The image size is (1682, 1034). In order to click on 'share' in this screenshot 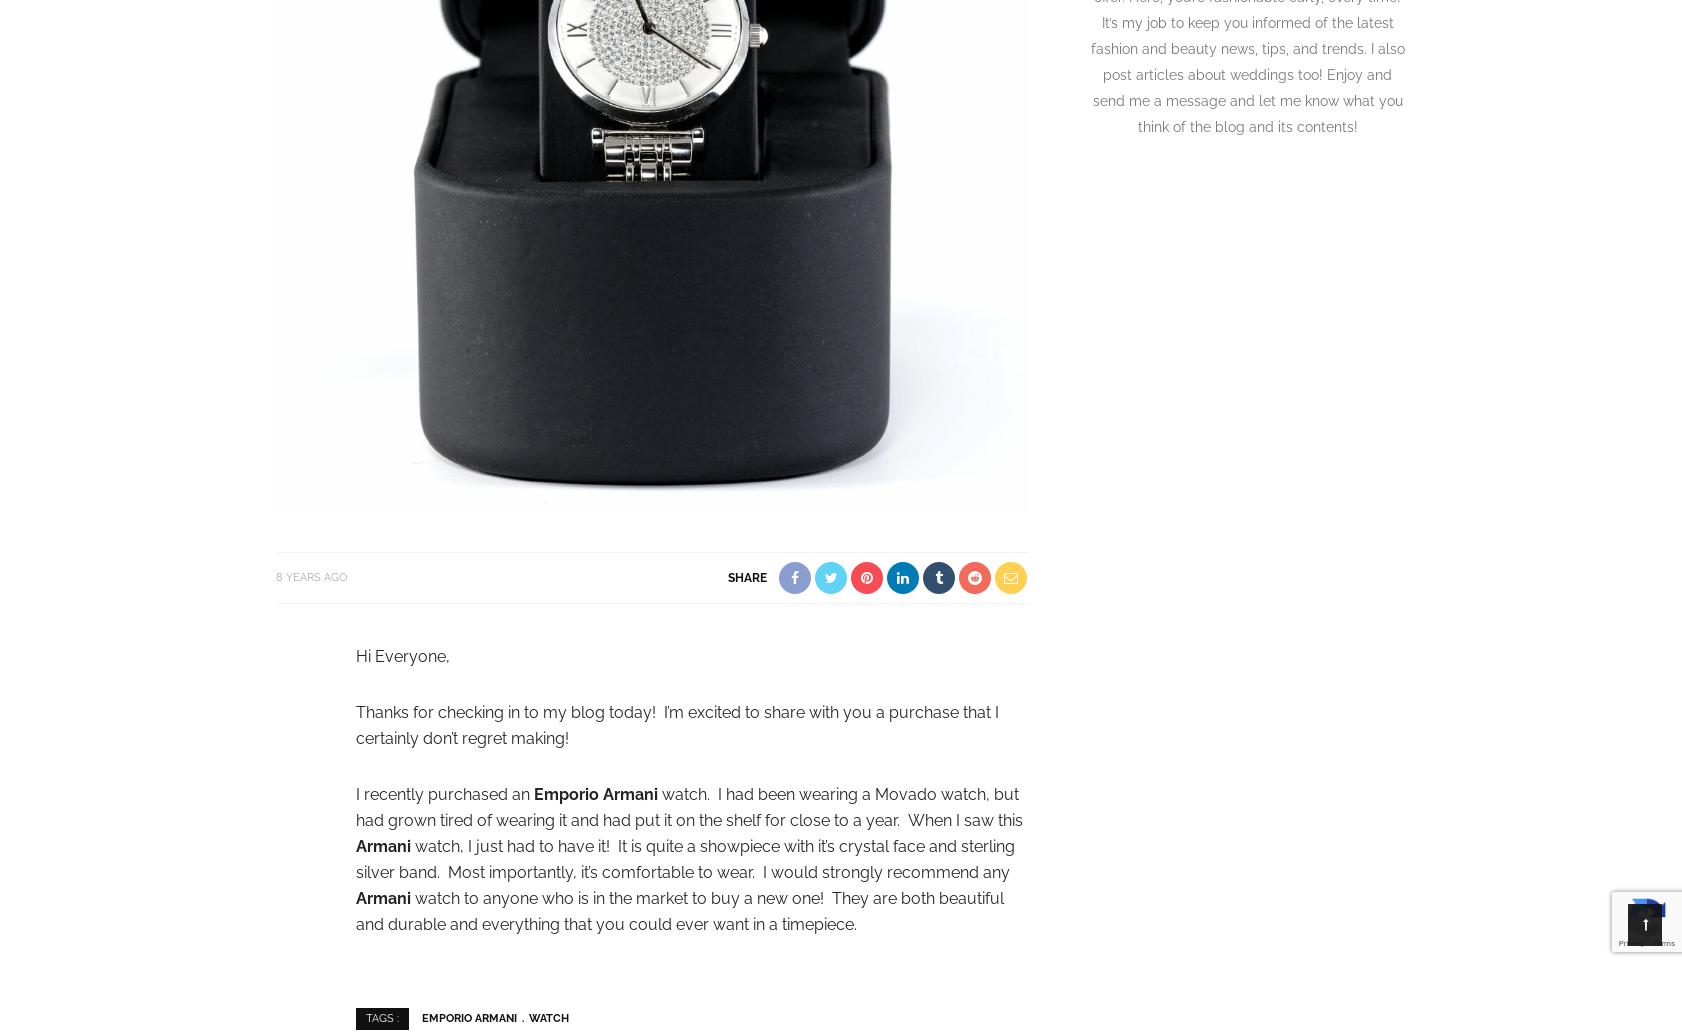, I will do `click(727, 578)`.